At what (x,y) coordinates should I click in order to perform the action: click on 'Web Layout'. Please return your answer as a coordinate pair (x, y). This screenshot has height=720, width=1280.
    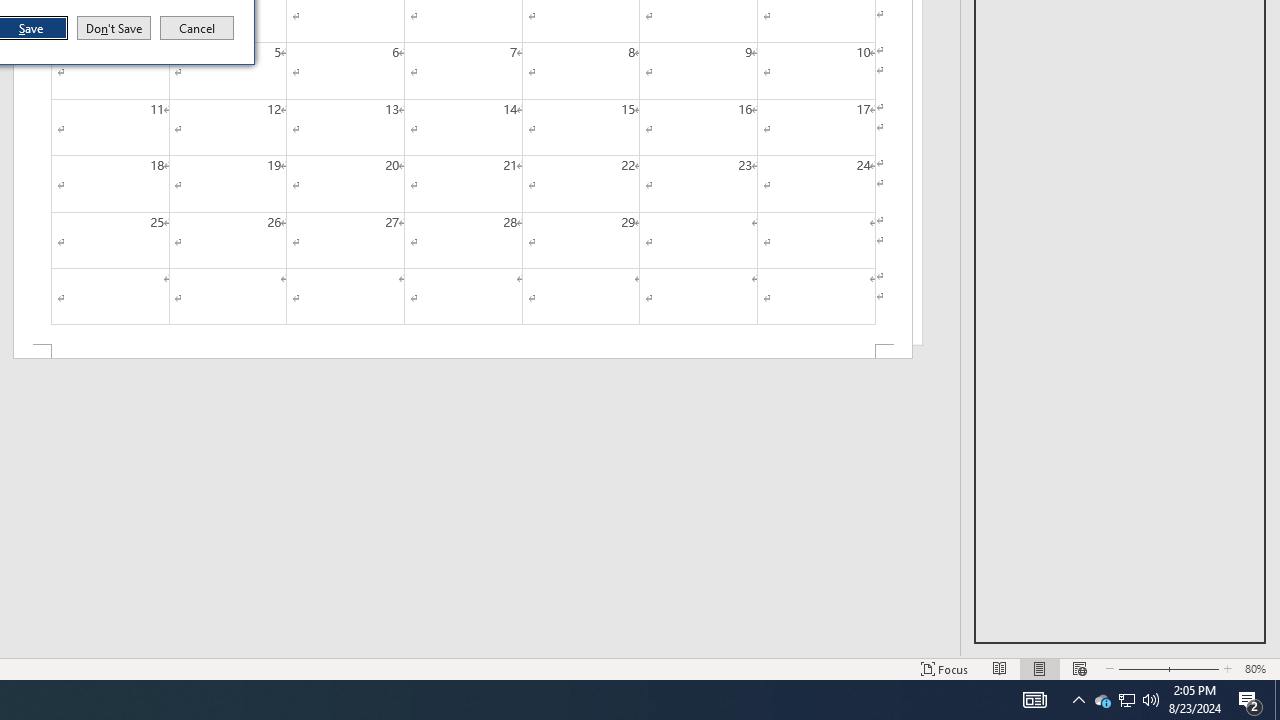
    Looking at the image, I should click on (1078, 669).